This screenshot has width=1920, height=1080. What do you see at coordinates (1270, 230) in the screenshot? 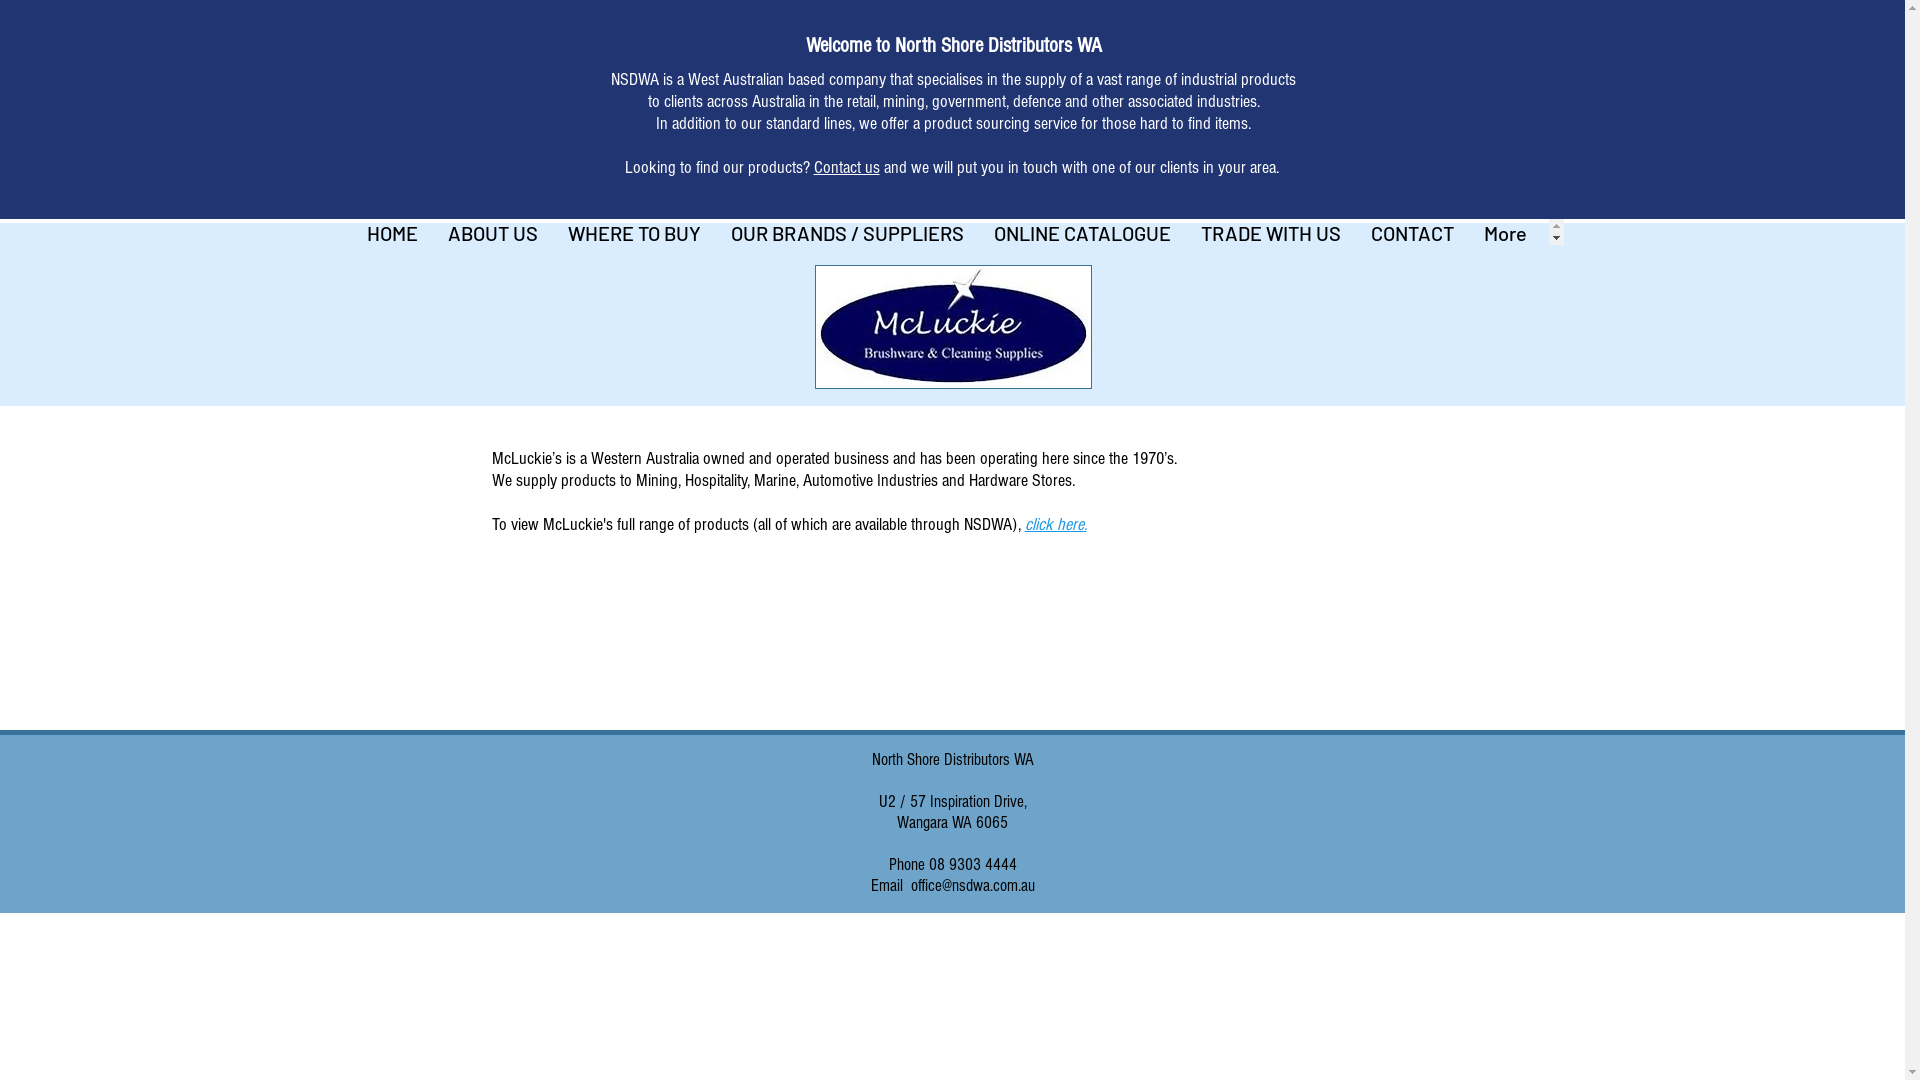
I see `'TRADE WITH US'` at bounding box center [1270, 230].